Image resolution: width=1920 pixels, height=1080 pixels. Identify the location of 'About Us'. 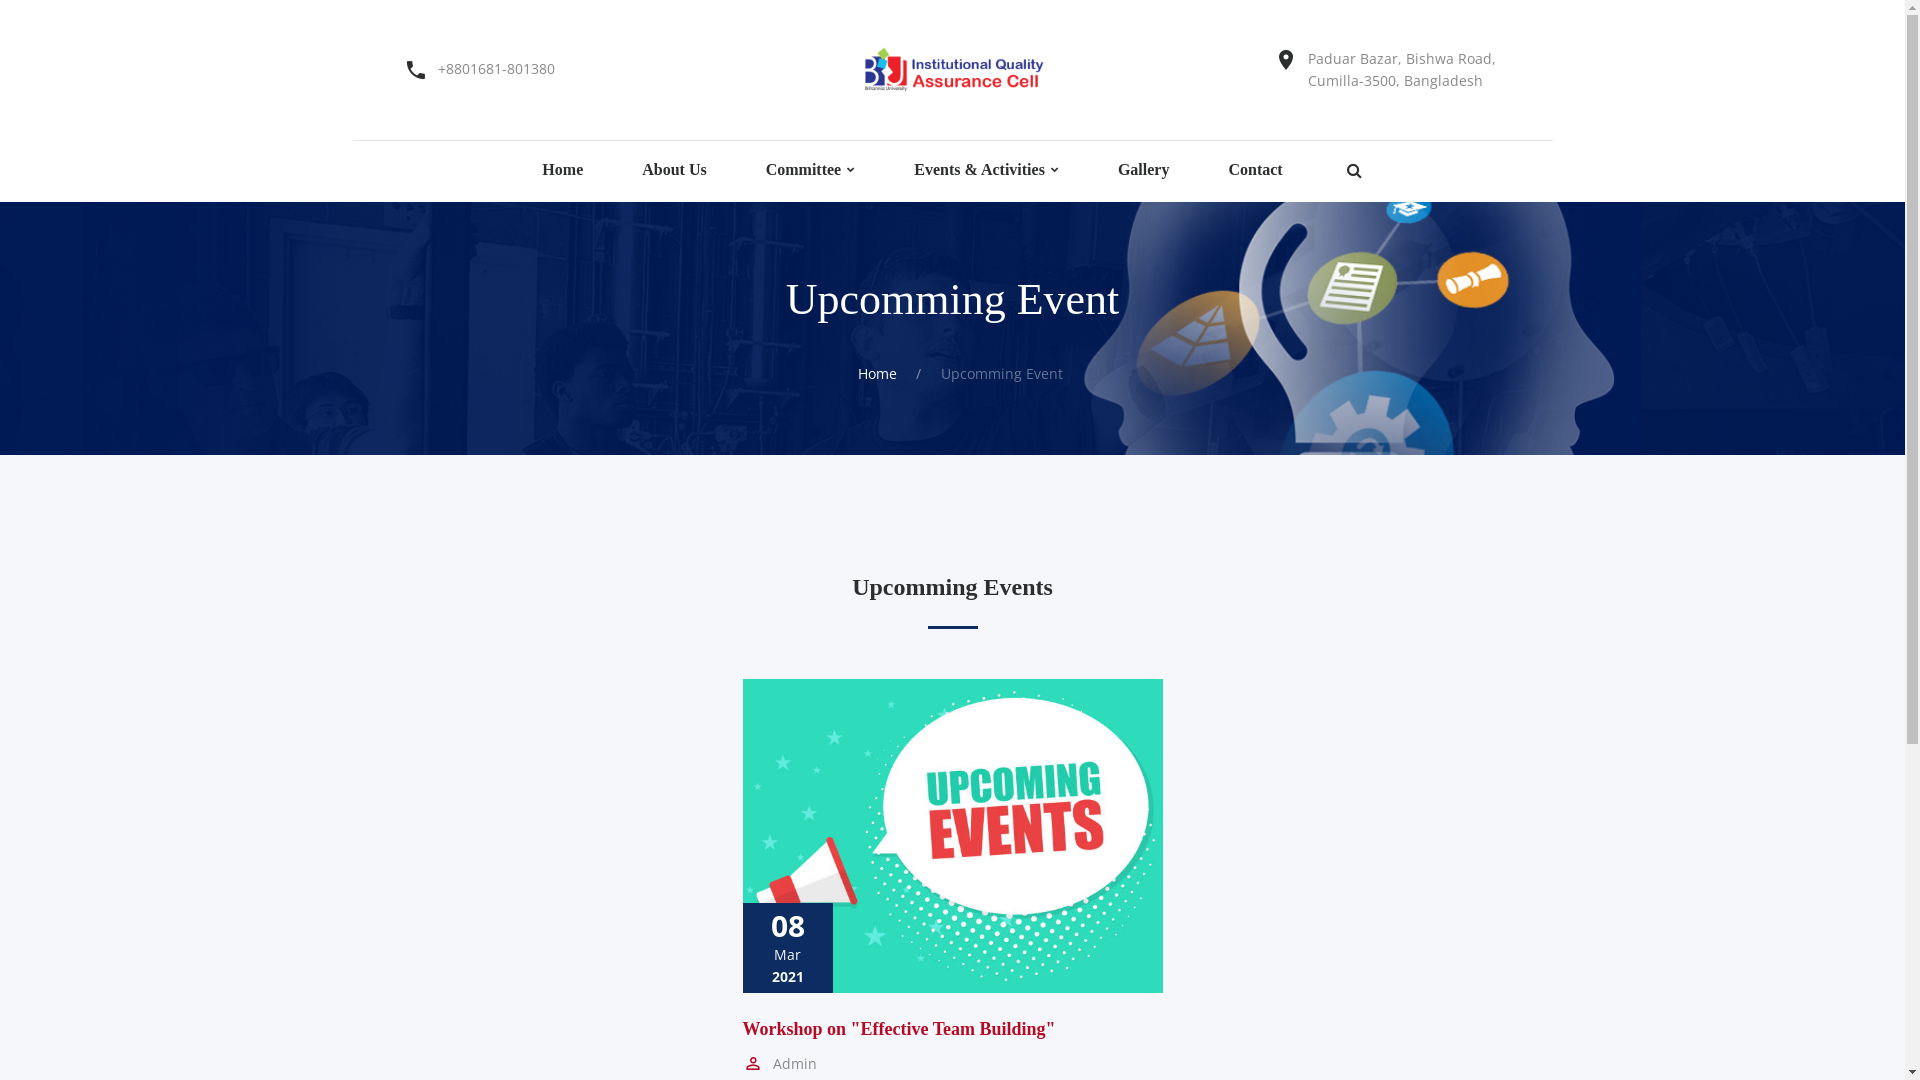
(642, 168).